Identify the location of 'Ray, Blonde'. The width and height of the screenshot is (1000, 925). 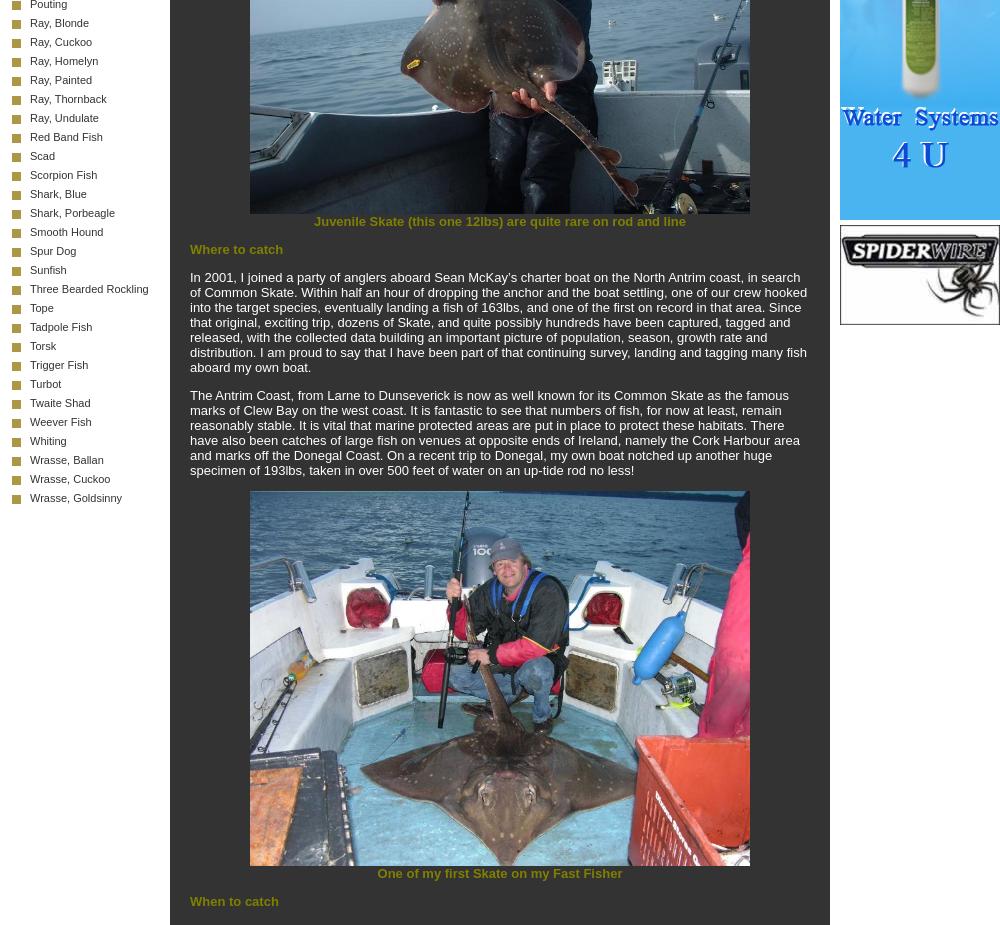
(30, 22).